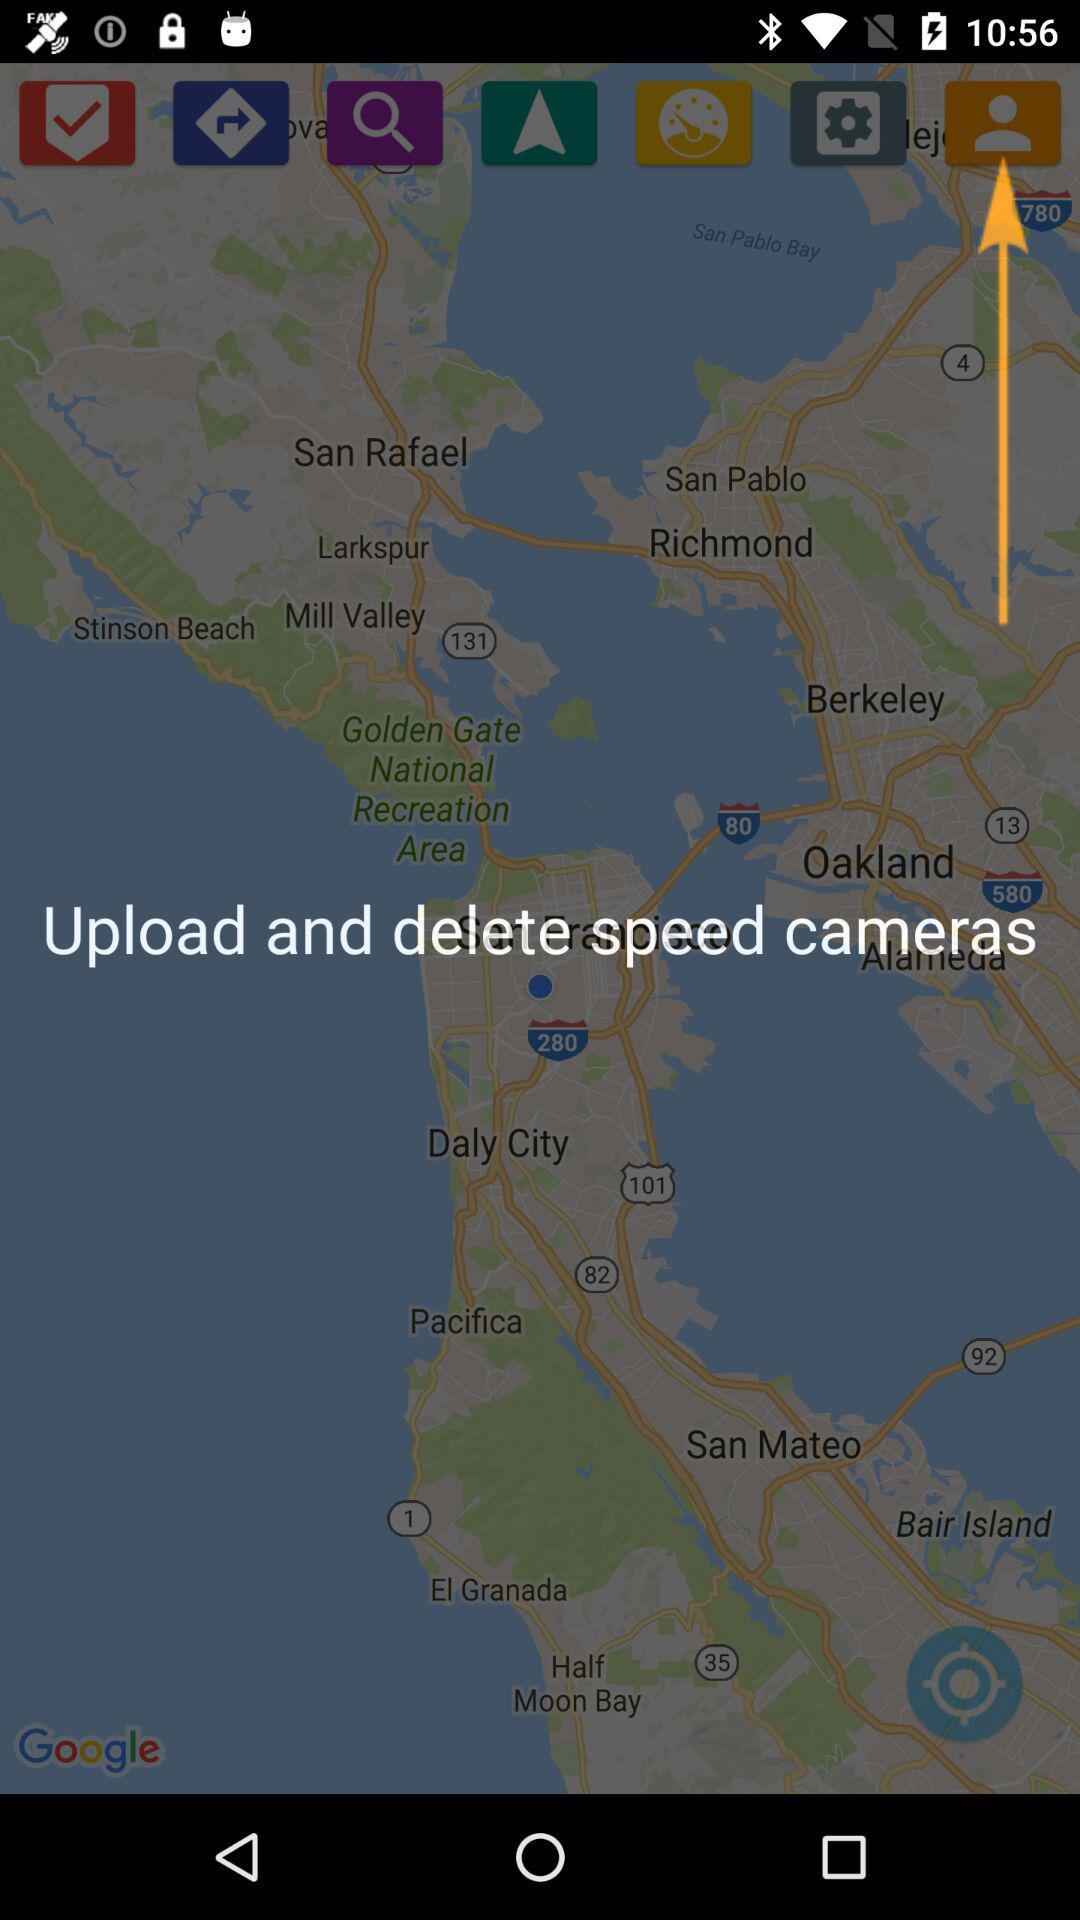 This screenshot has height=1920, width=1080. Describe the element at coordinates (963, 1693) in the screenshot. I see `blue colour location icon at bottom` at that location.